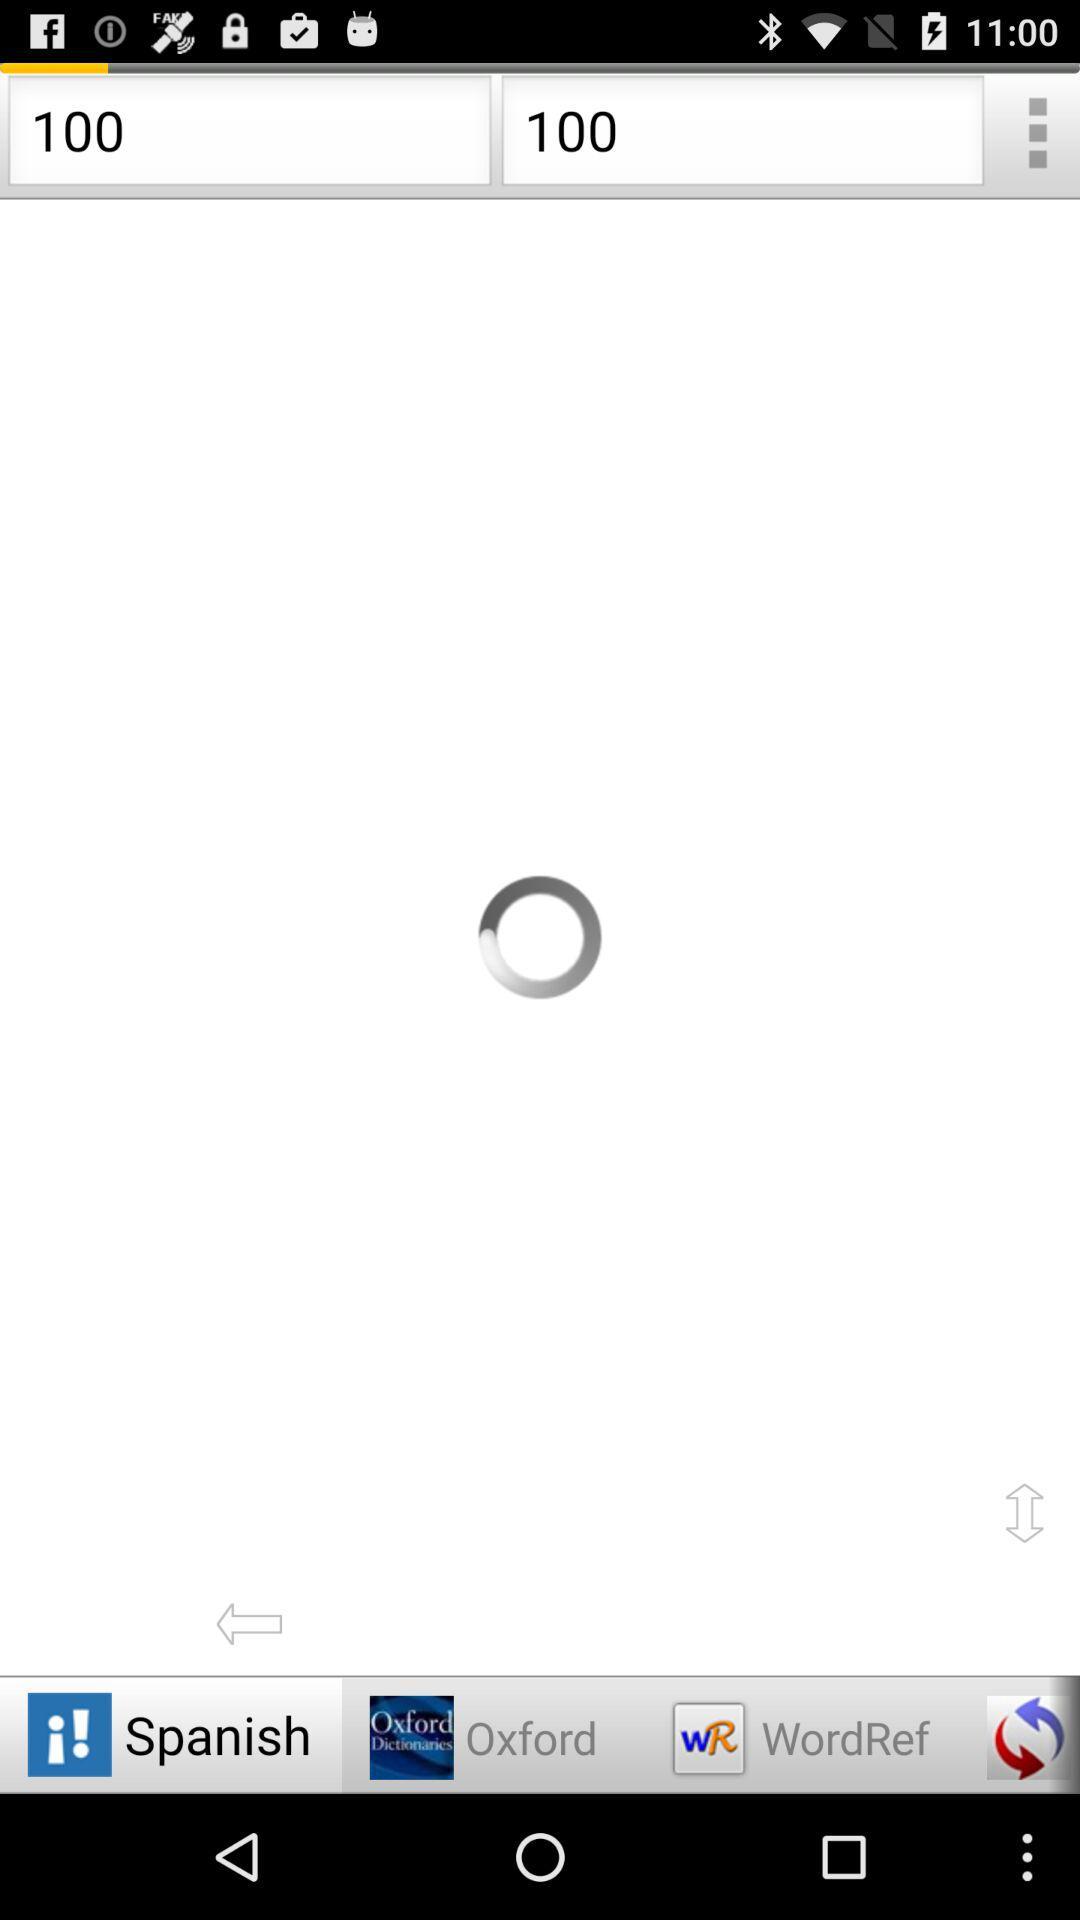 This screenshot has height=1920, width=1080. What do you see at coordinates (1035, 145) in the screenshot?
I see `the more icon` at bounding box center [1035, 145].